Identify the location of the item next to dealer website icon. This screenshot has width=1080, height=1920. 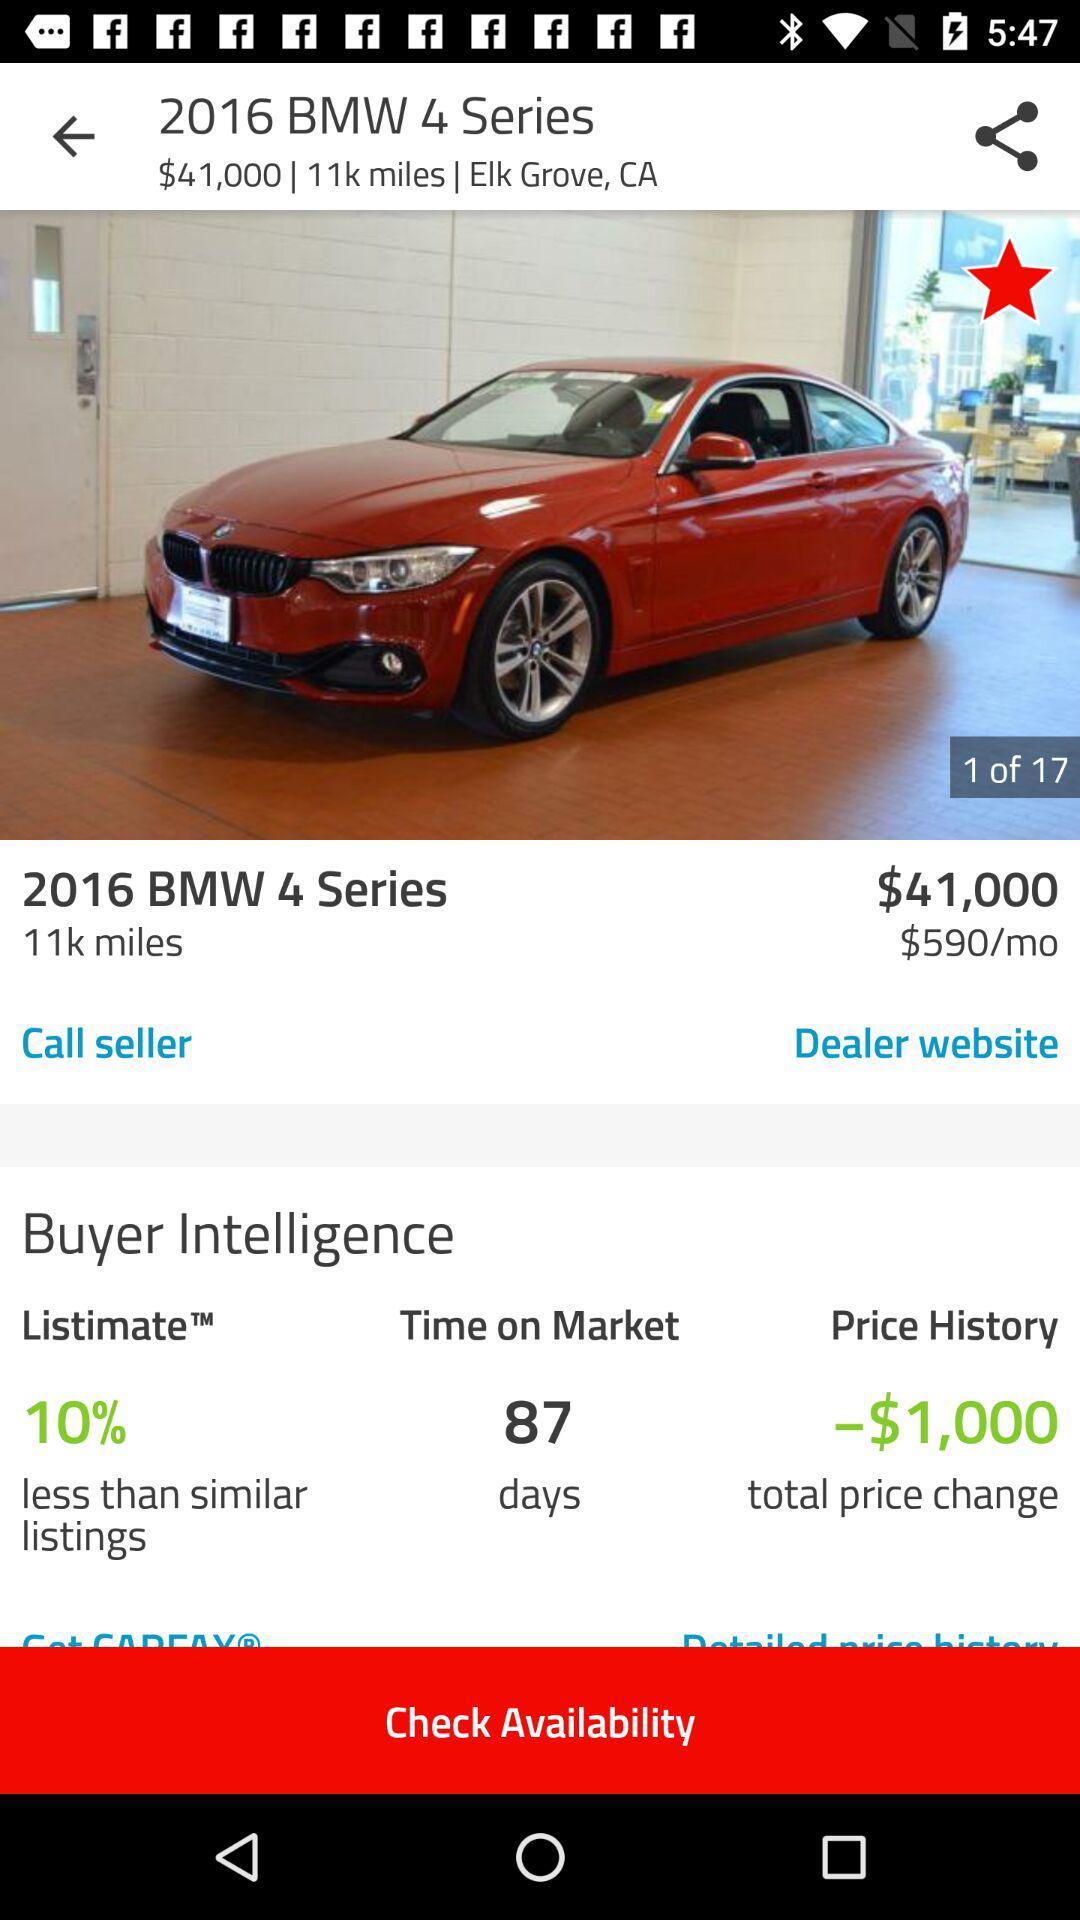
(245, 1040).